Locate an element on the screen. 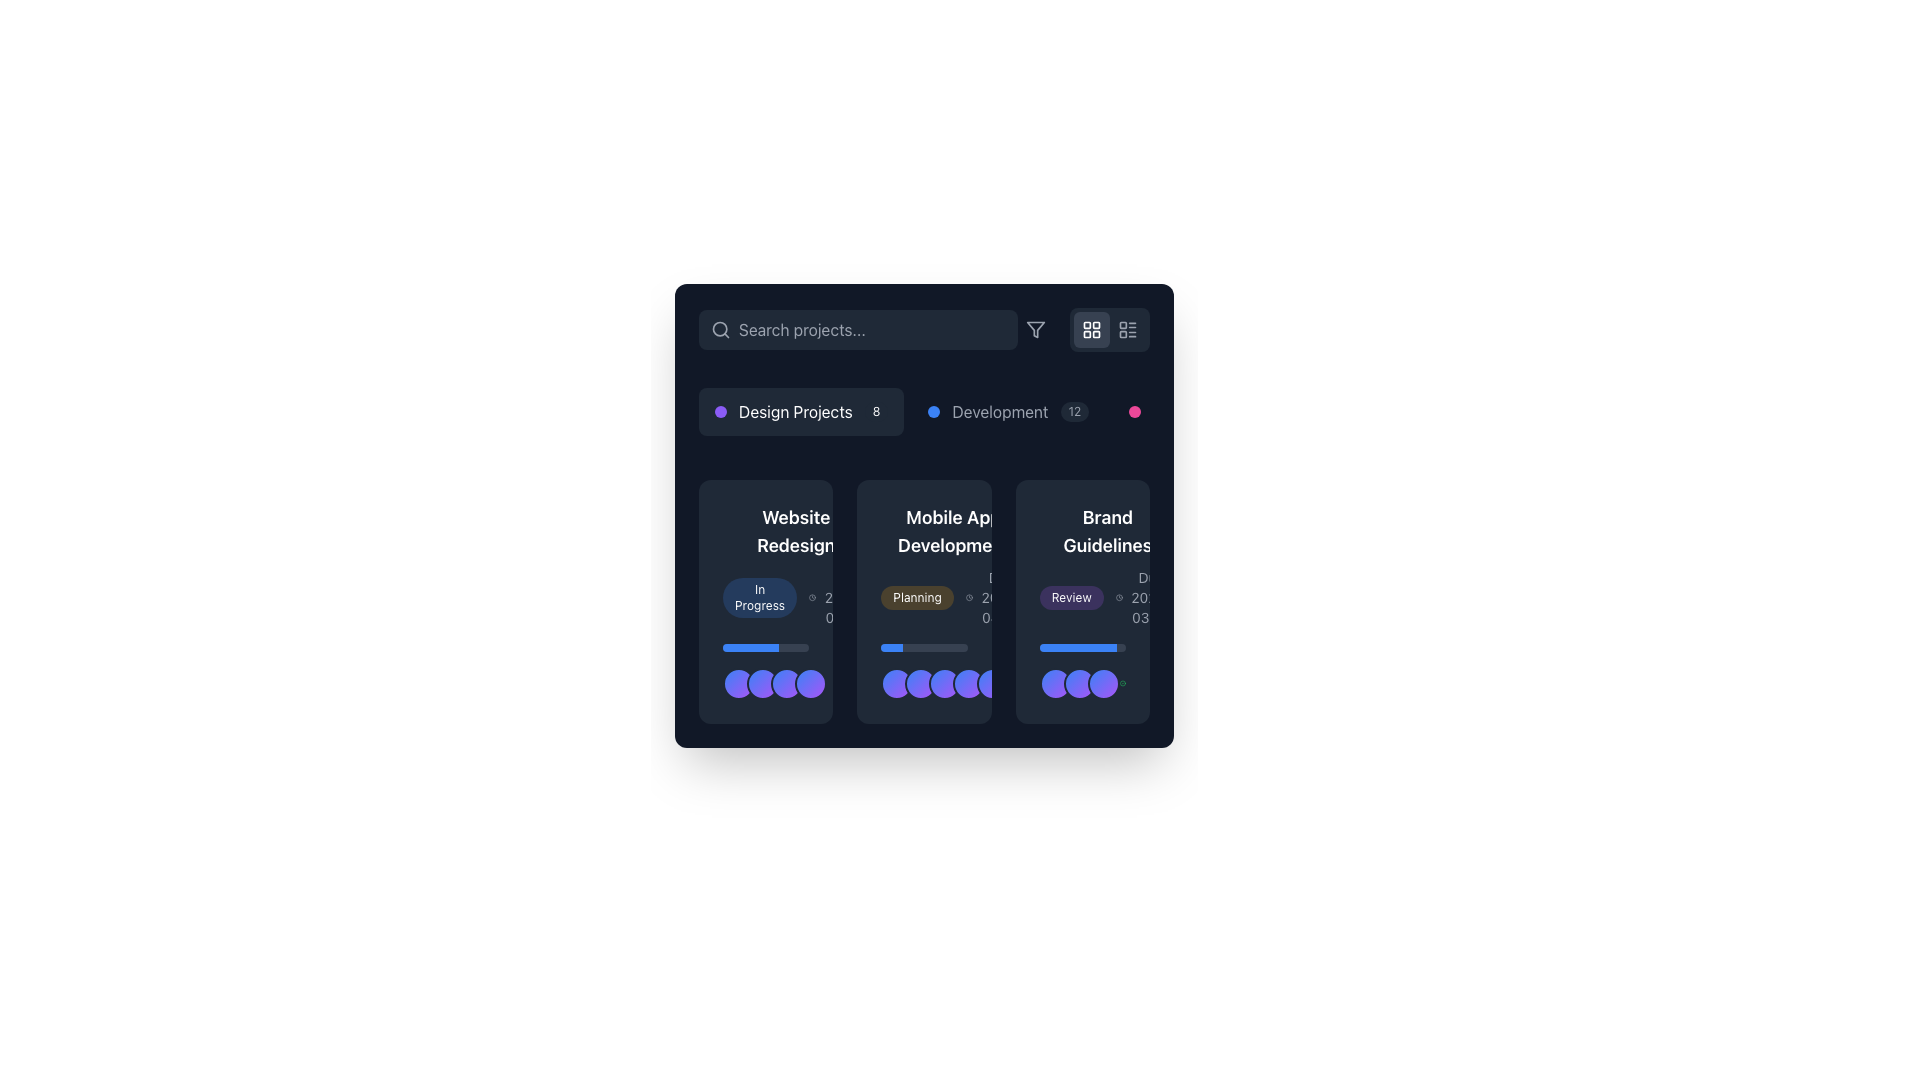  the sixth circular avatar-like component with a gradient background transitioning from blue to purple is located at coordinates (1017, 682).